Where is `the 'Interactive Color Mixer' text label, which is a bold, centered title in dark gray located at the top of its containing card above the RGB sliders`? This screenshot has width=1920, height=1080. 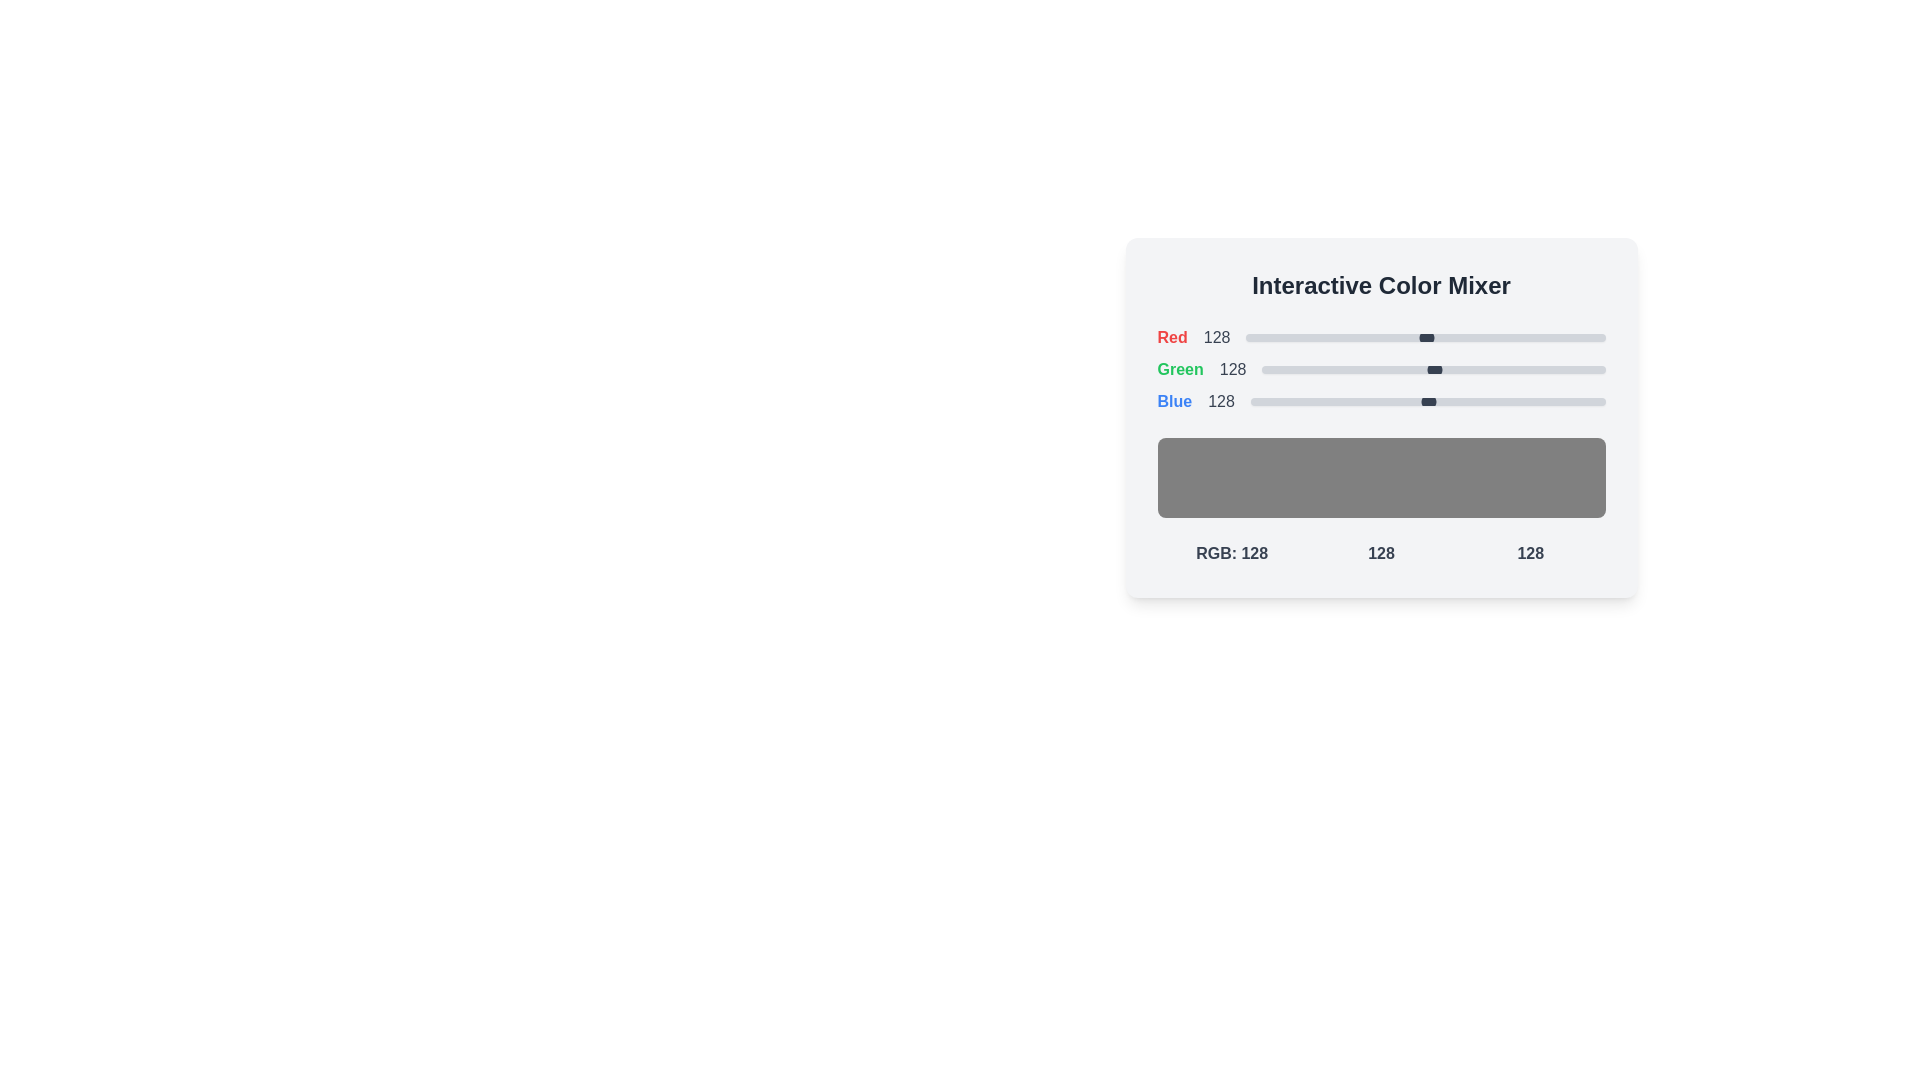
the 'Interactive Color Mixer' text label, which is a bold, centered title in dark gray located at the top of its containing card above the RGB sliders is located at coordinates (1380, 285).